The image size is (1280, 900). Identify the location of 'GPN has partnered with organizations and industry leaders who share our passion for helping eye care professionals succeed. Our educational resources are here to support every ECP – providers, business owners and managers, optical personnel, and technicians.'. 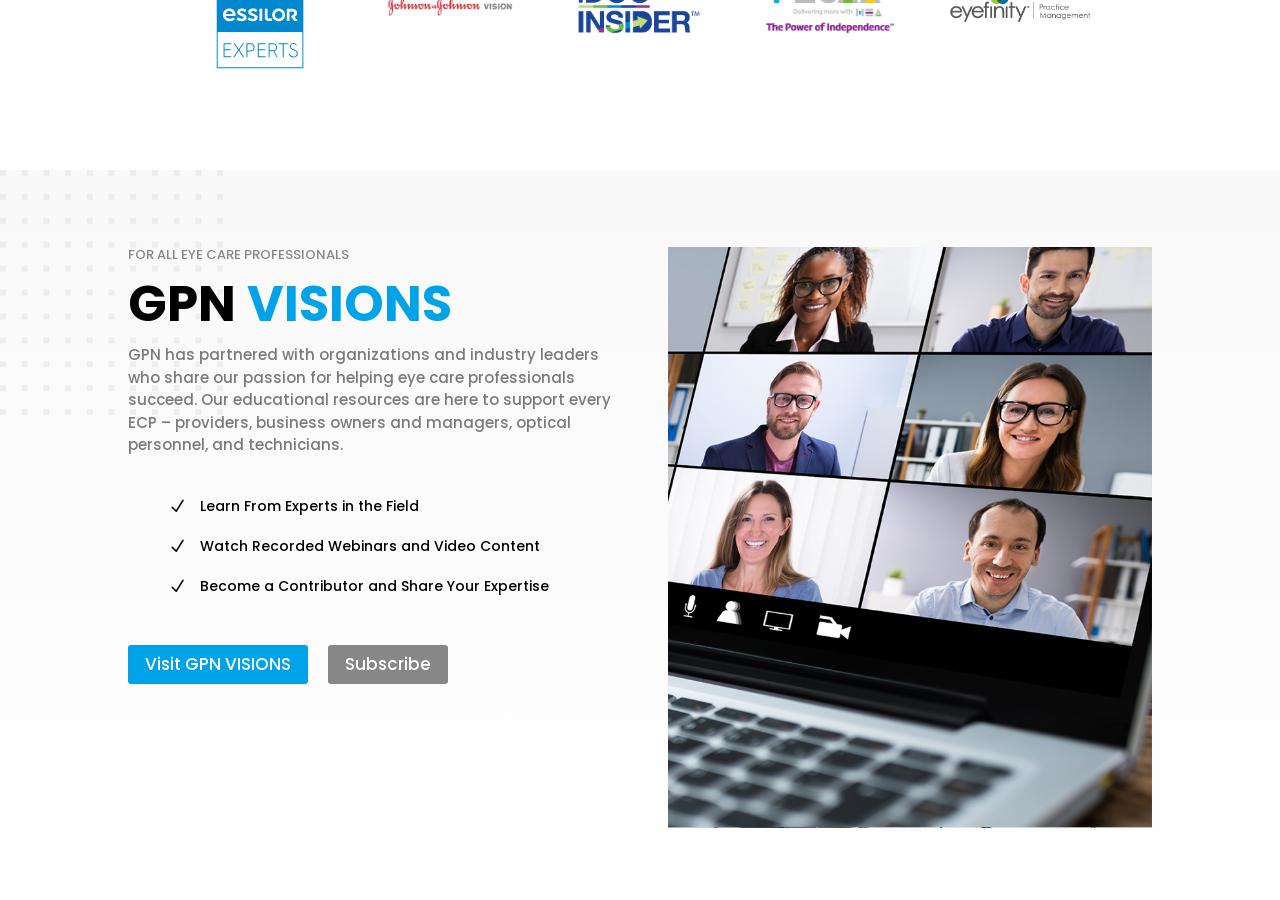
(369, 399).